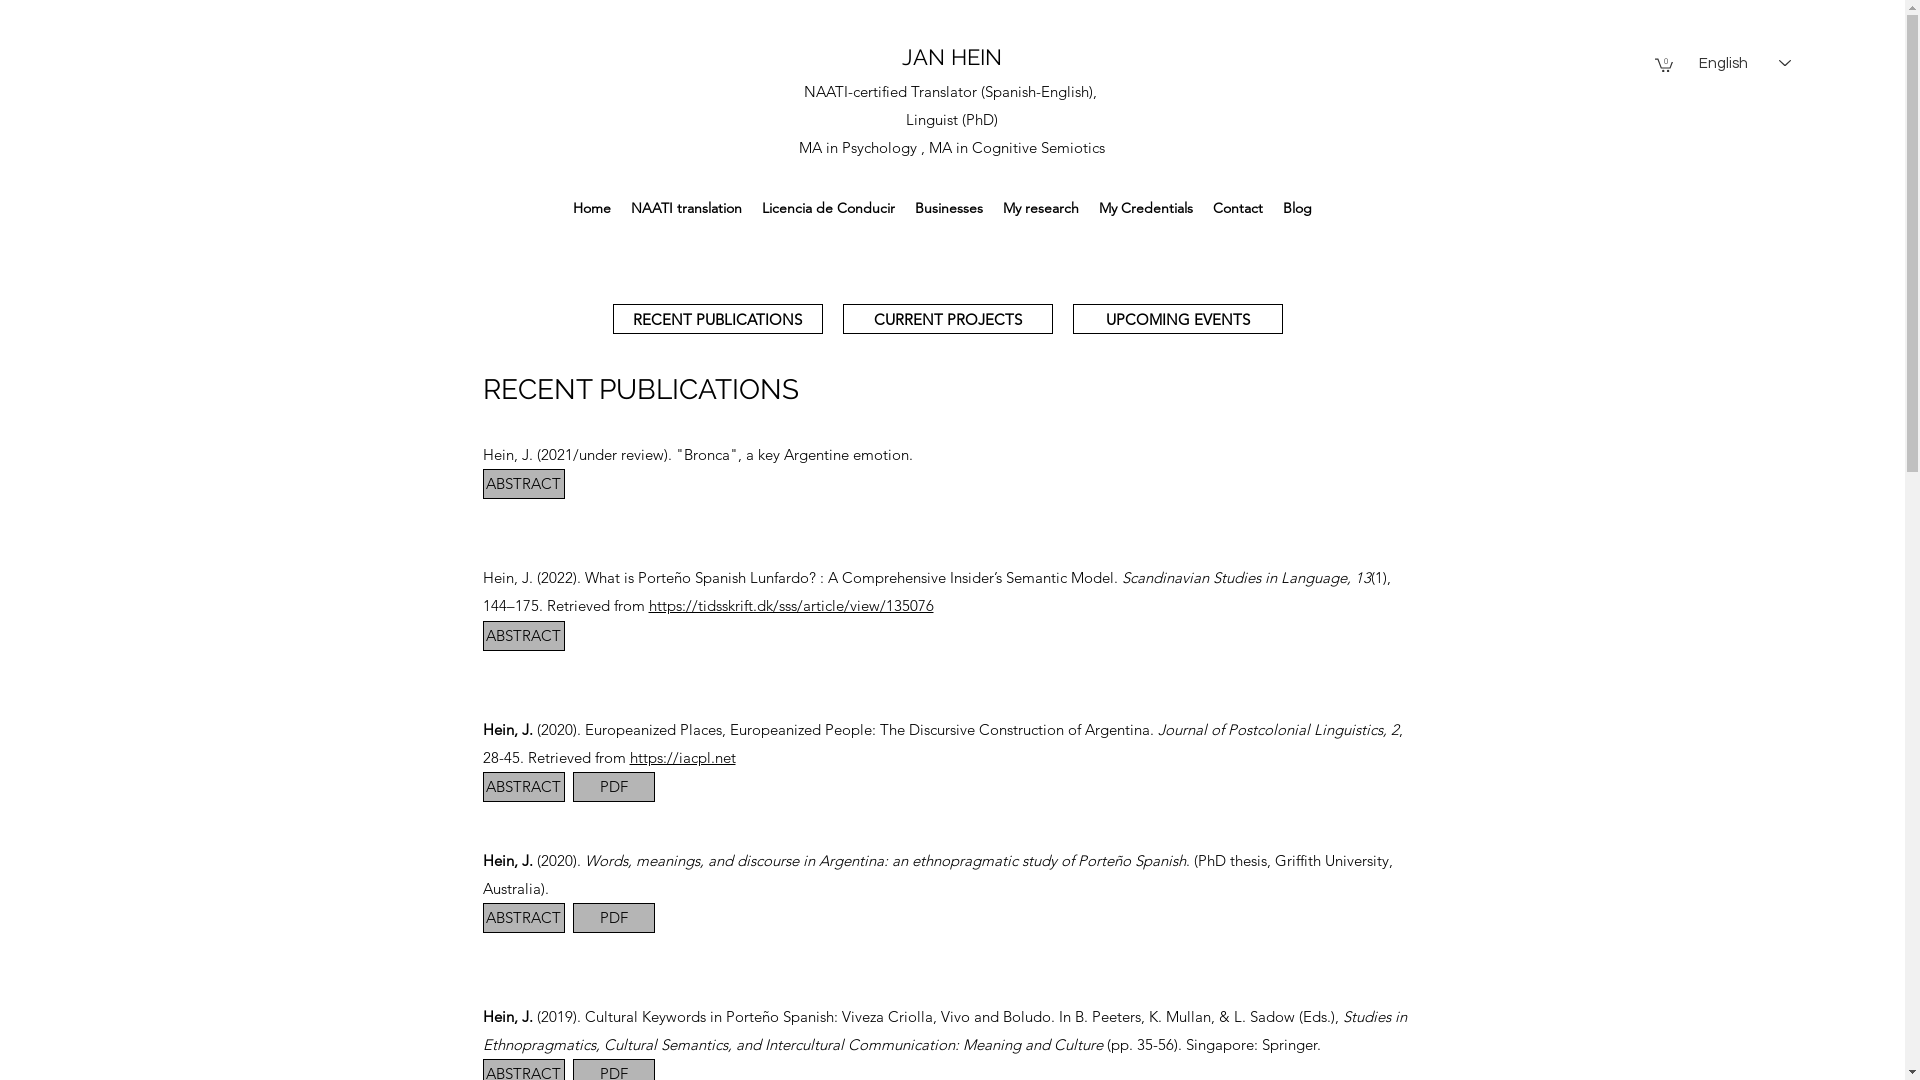  Describe the element at coordinates (1237, 208) in the screenshot. I see `'Contact'` at that location.